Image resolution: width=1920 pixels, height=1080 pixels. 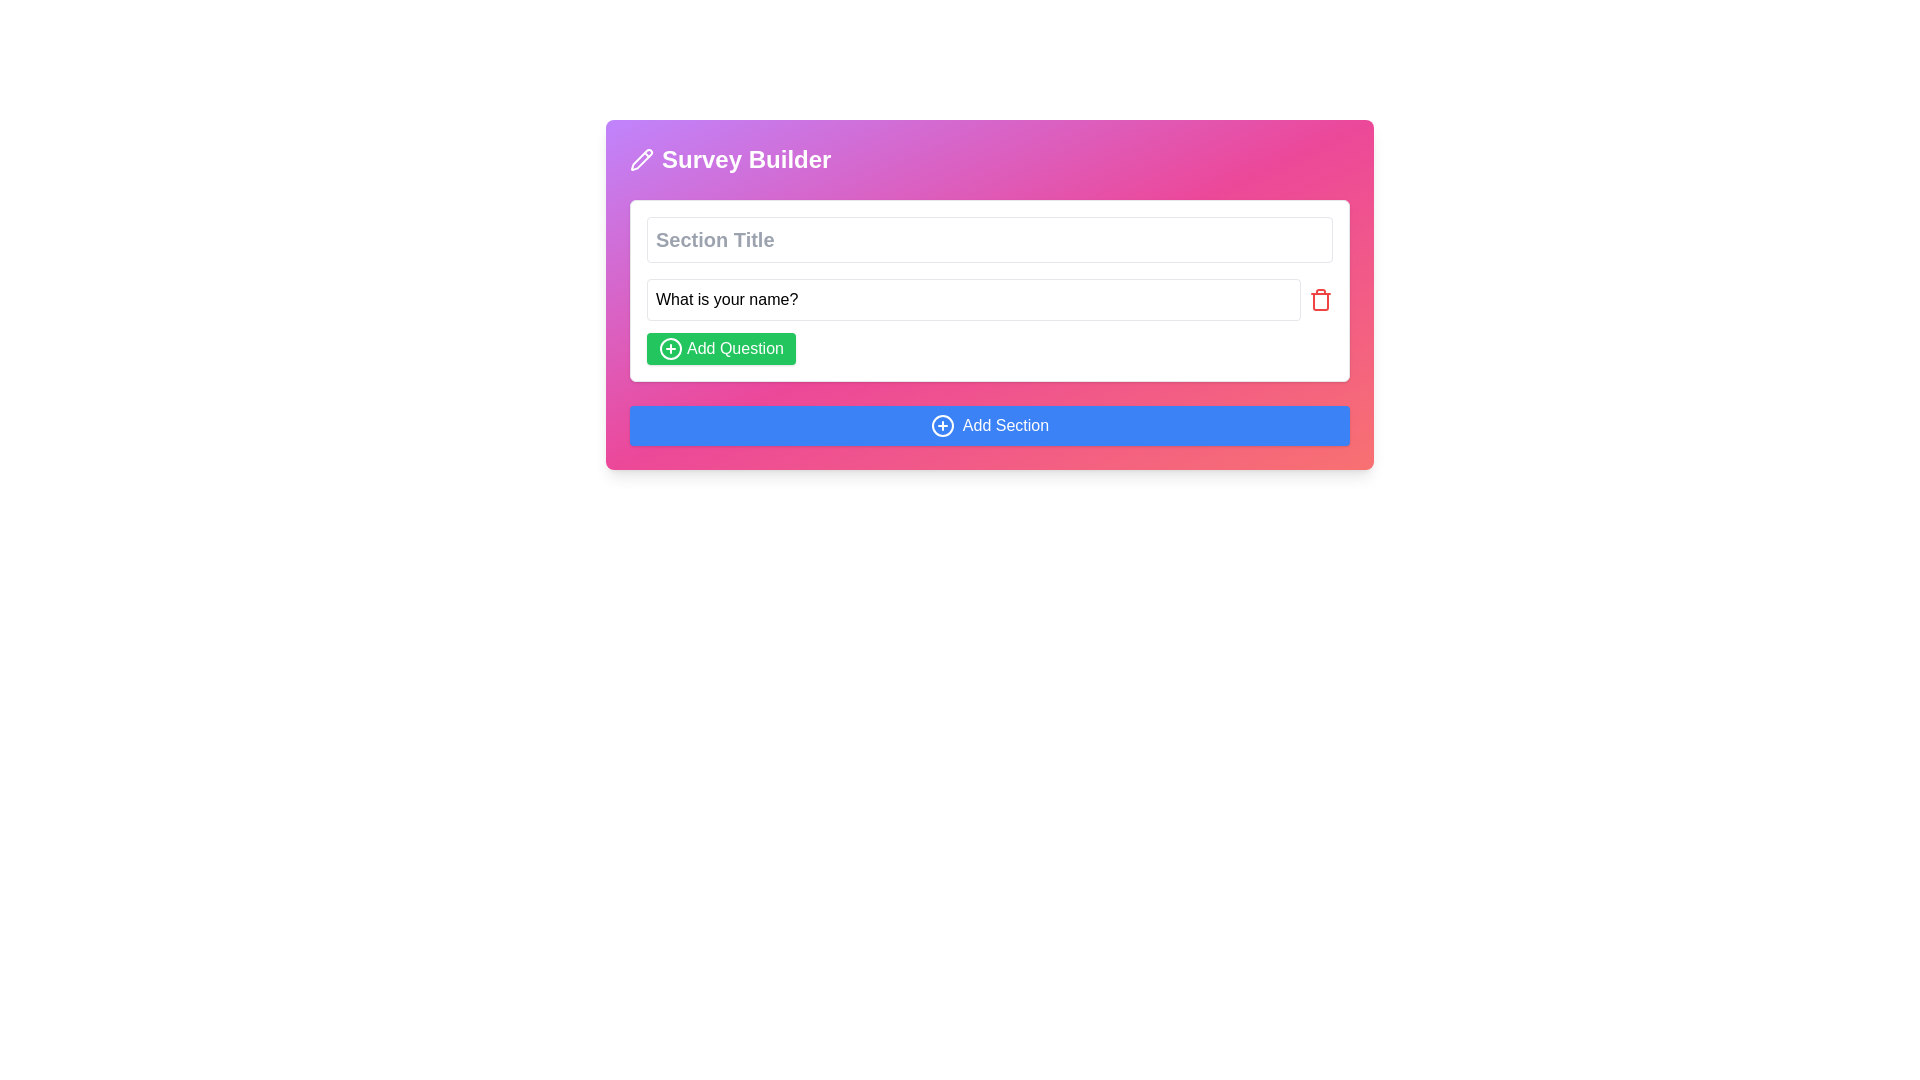 I want to click on the edit icon resembling a pencil, which is located next to the 'Survey Builder' title in the form interface, so click(x=642, y=158).